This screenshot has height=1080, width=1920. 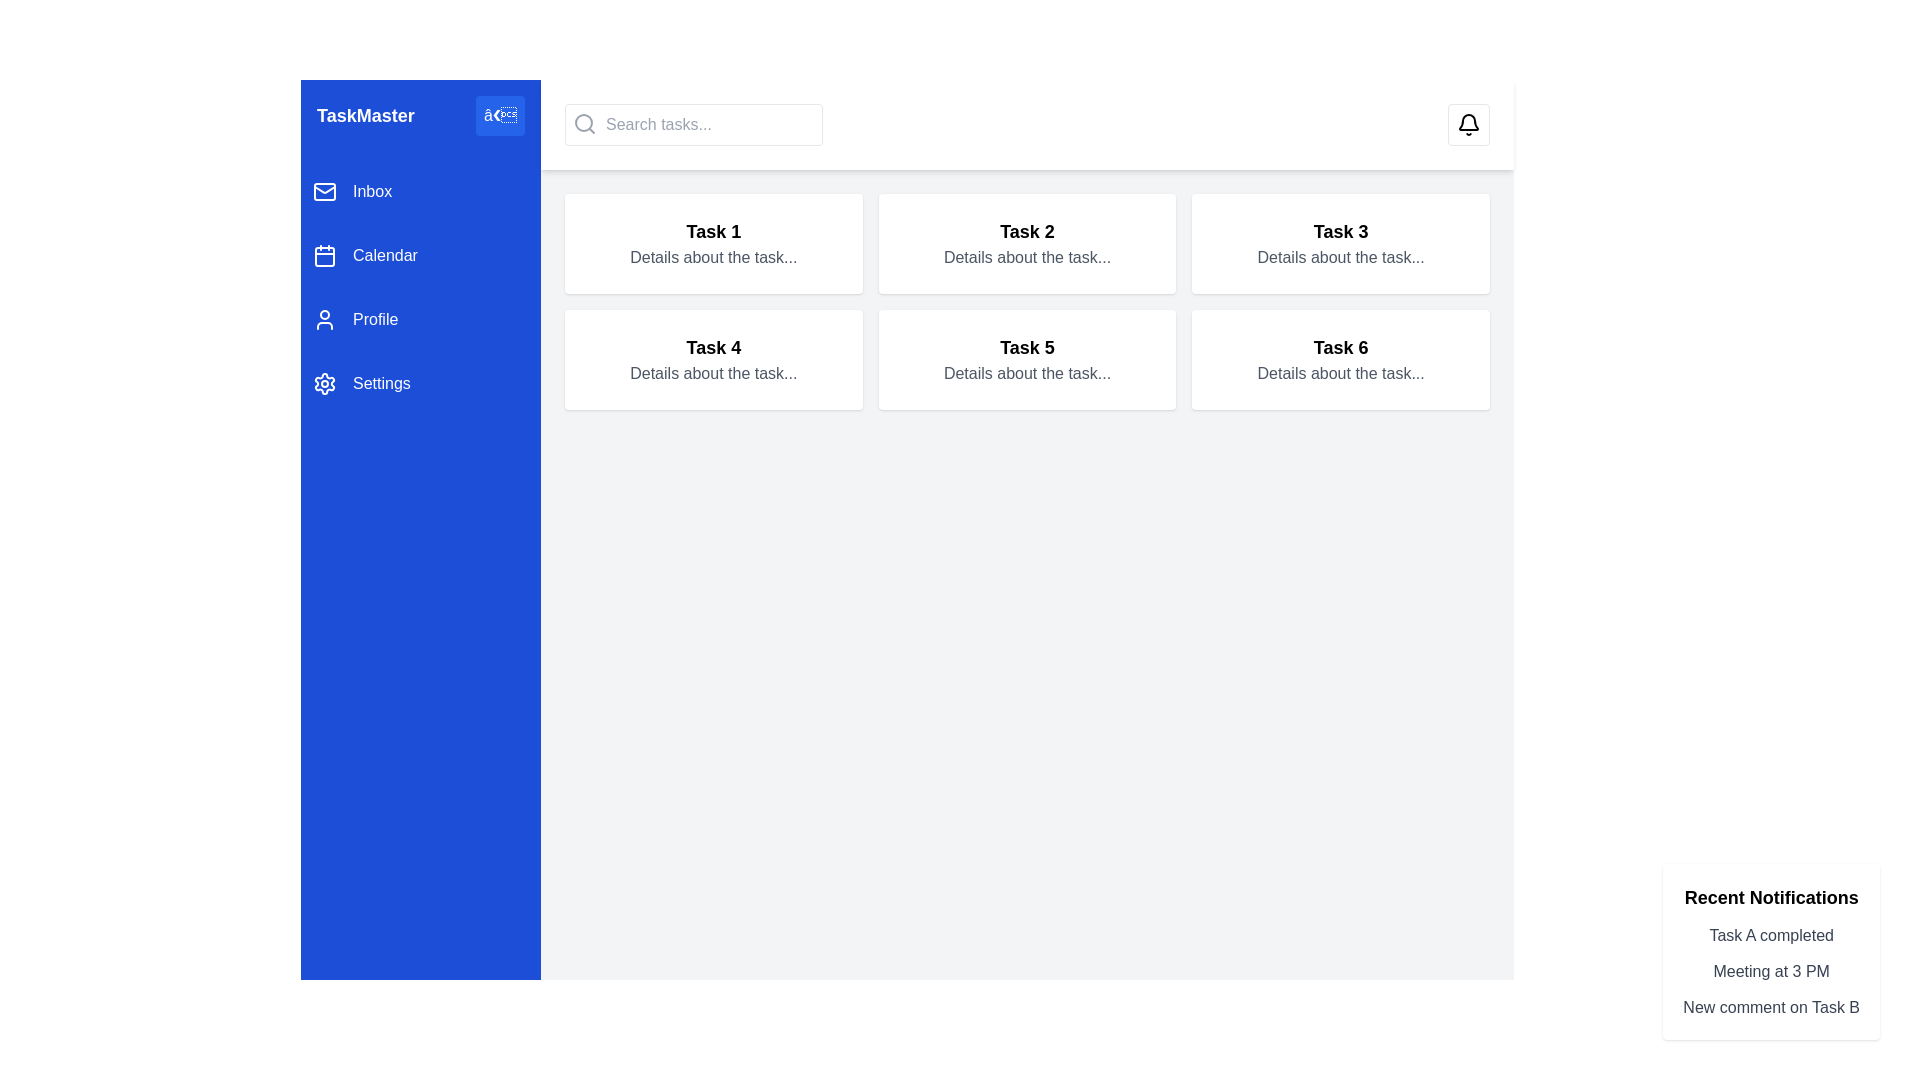 I want to click on the Text Label for the Calendar section located, so click(x=385, y=254).